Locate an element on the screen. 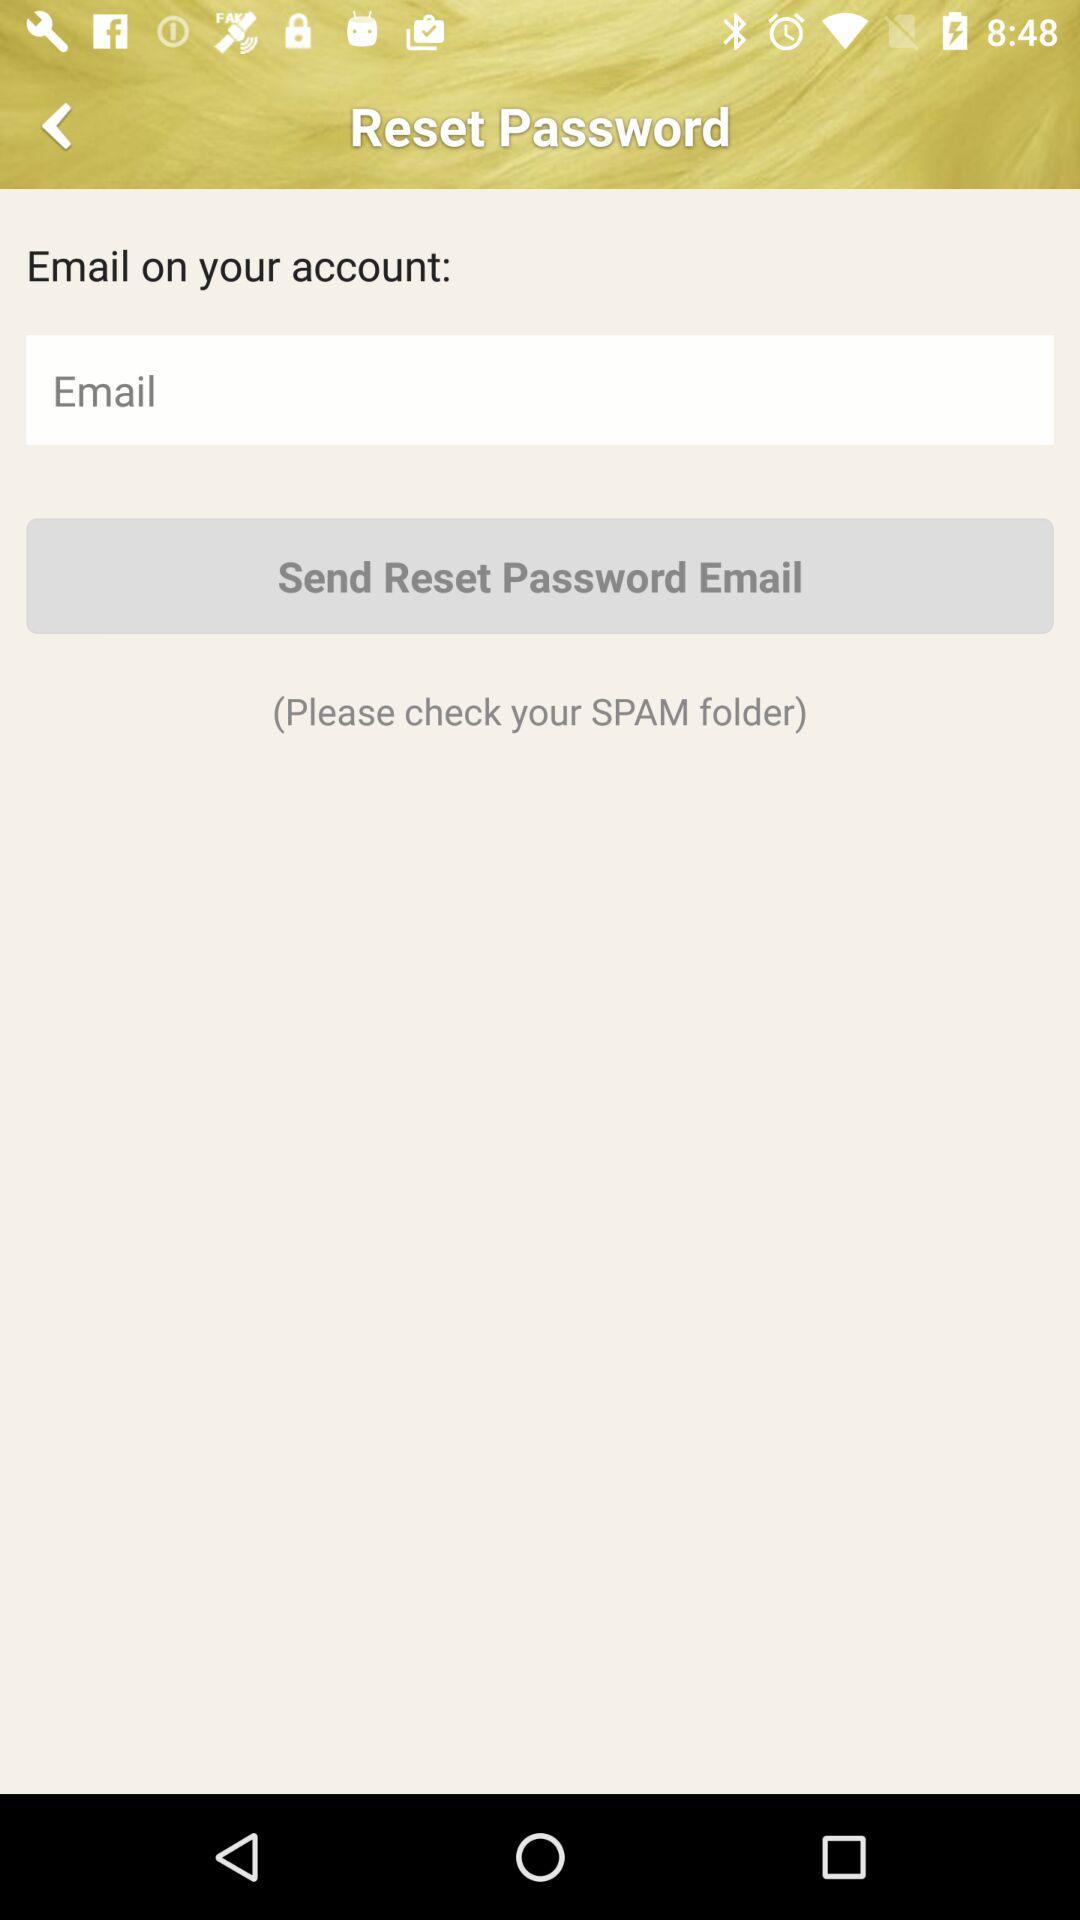 This screenshot has width=1080, height=1920. item above email on your item is located at coordinates (59, 124).